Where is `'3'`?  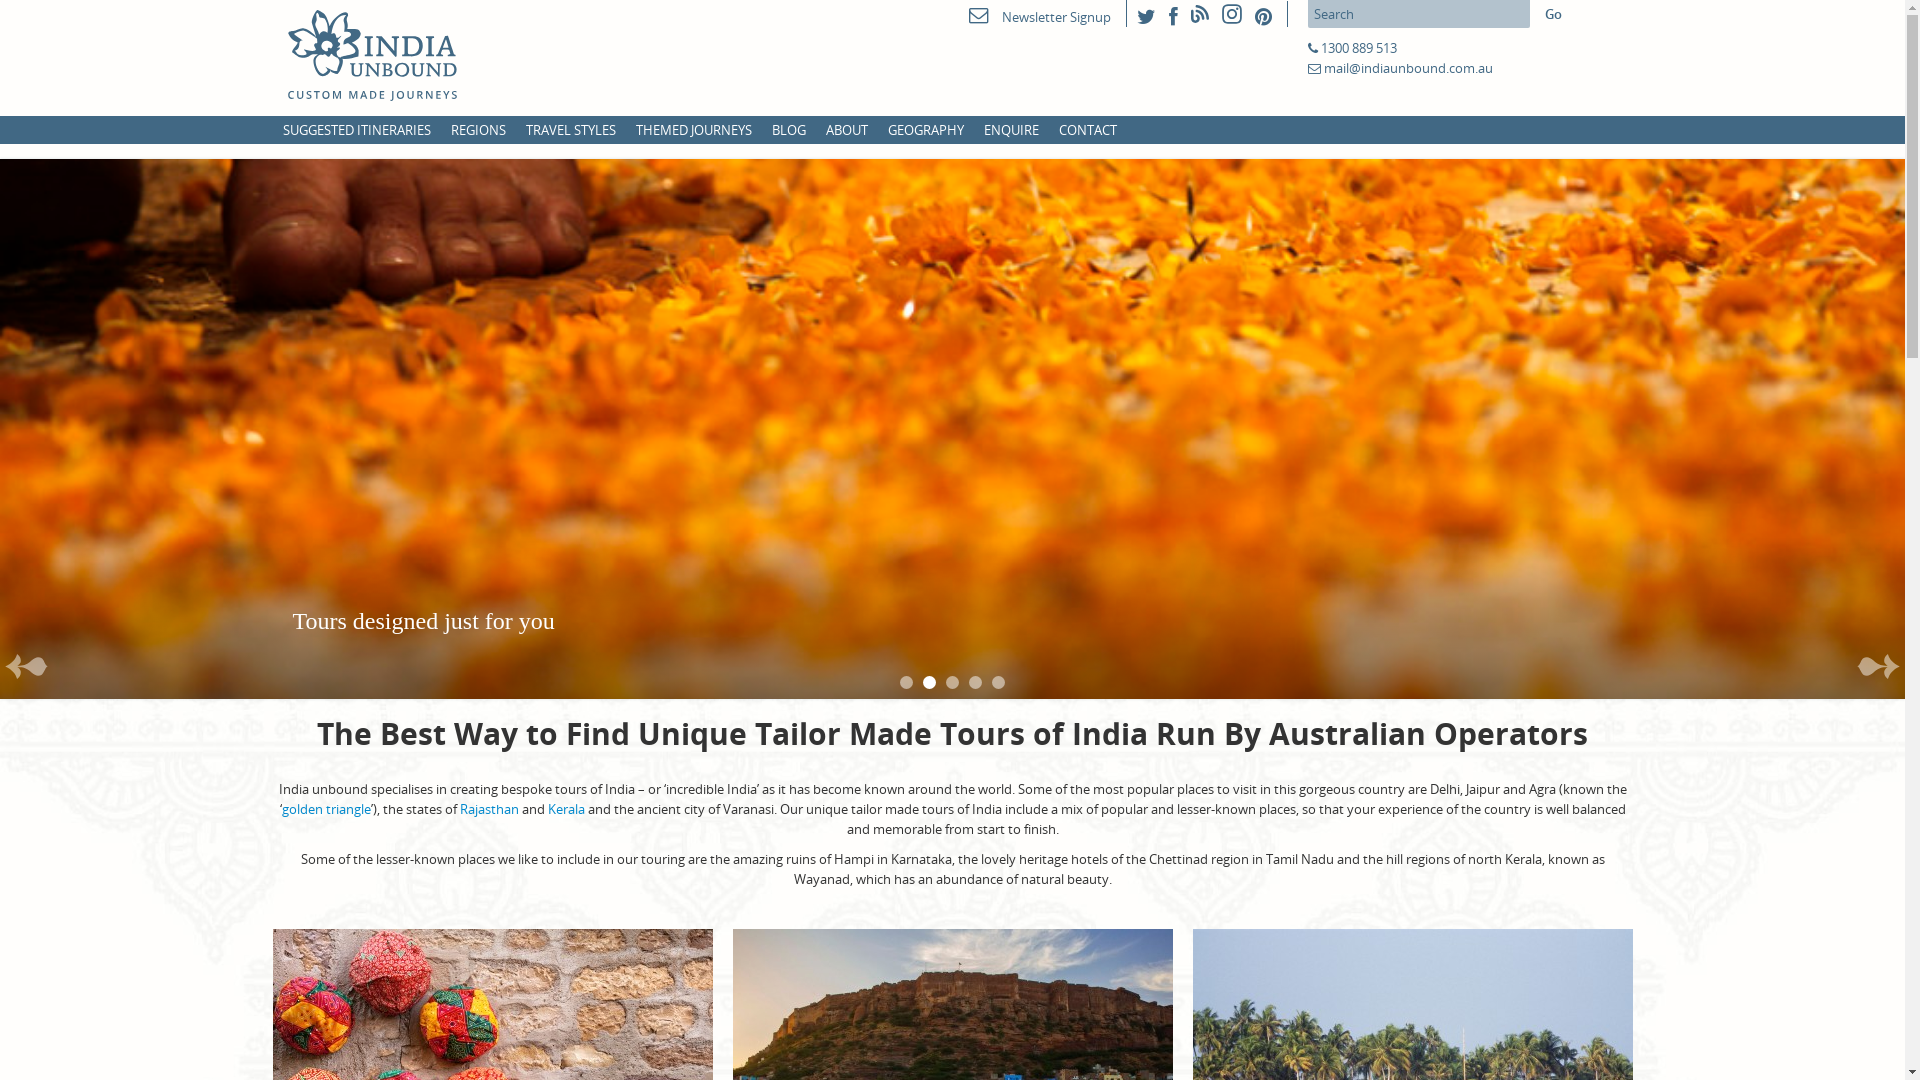 '3' is located at coordinates (951, 681).